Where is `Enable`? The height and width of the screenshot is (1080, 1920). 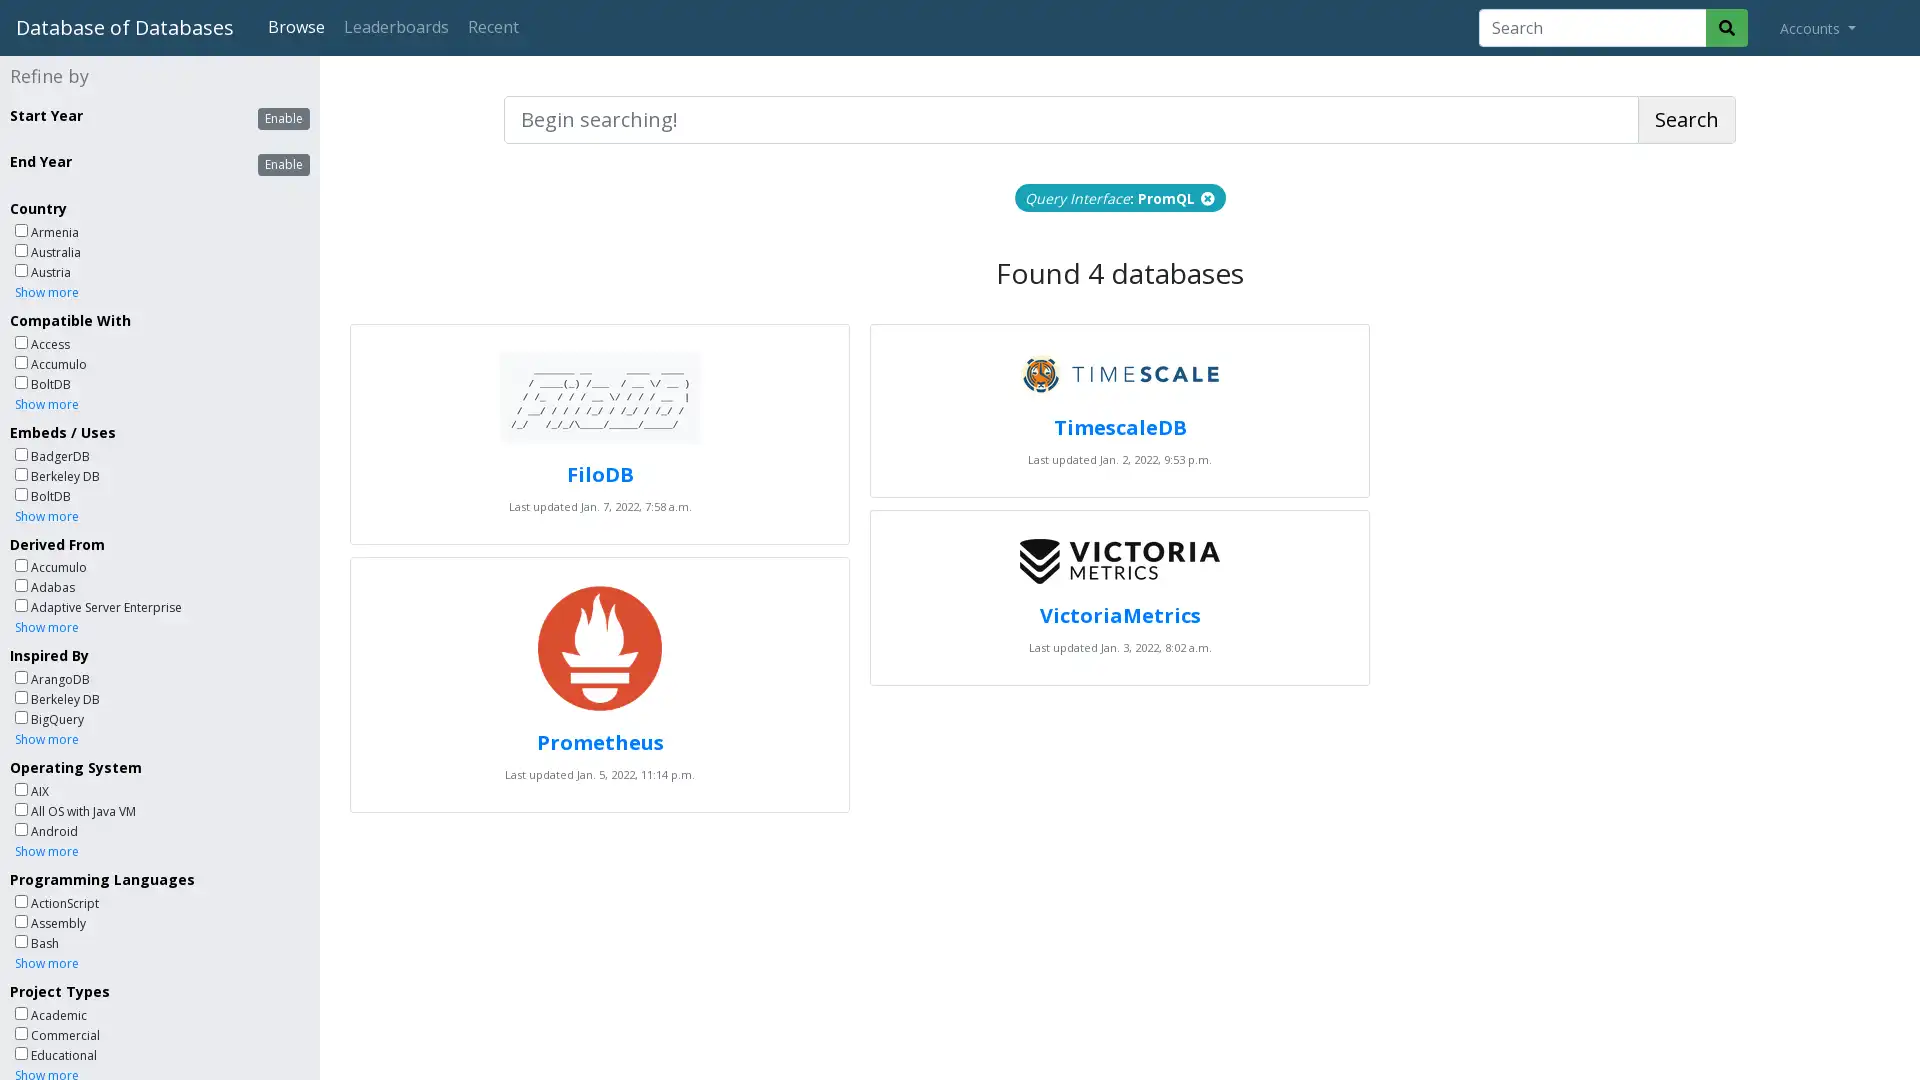 Enable is located at coordinates (282, 164).